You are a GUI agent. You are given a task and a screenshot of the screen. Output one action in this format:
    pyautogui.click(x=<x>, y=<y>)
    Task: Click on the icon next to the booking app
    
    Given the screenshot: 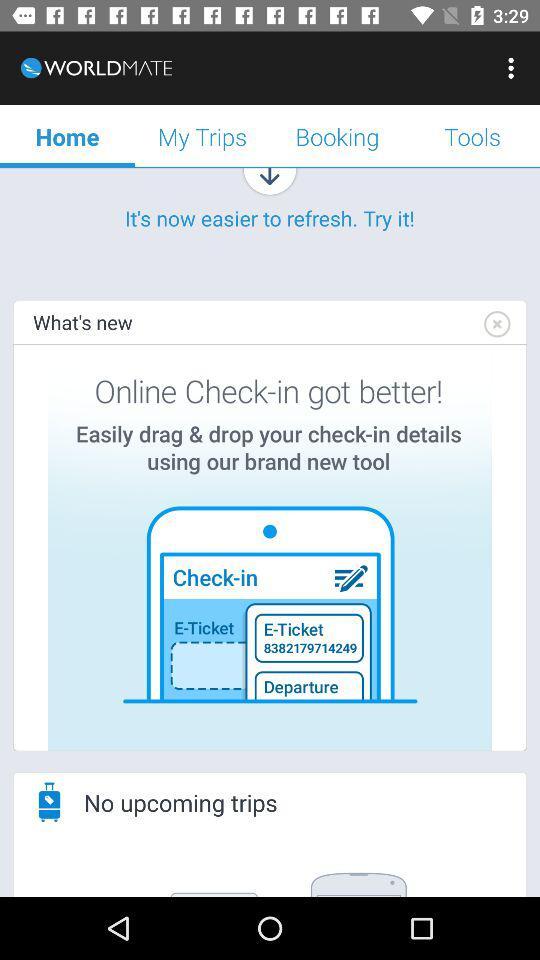 What is the action you would take?
    pyautogui.click(x=202, y=135)
    